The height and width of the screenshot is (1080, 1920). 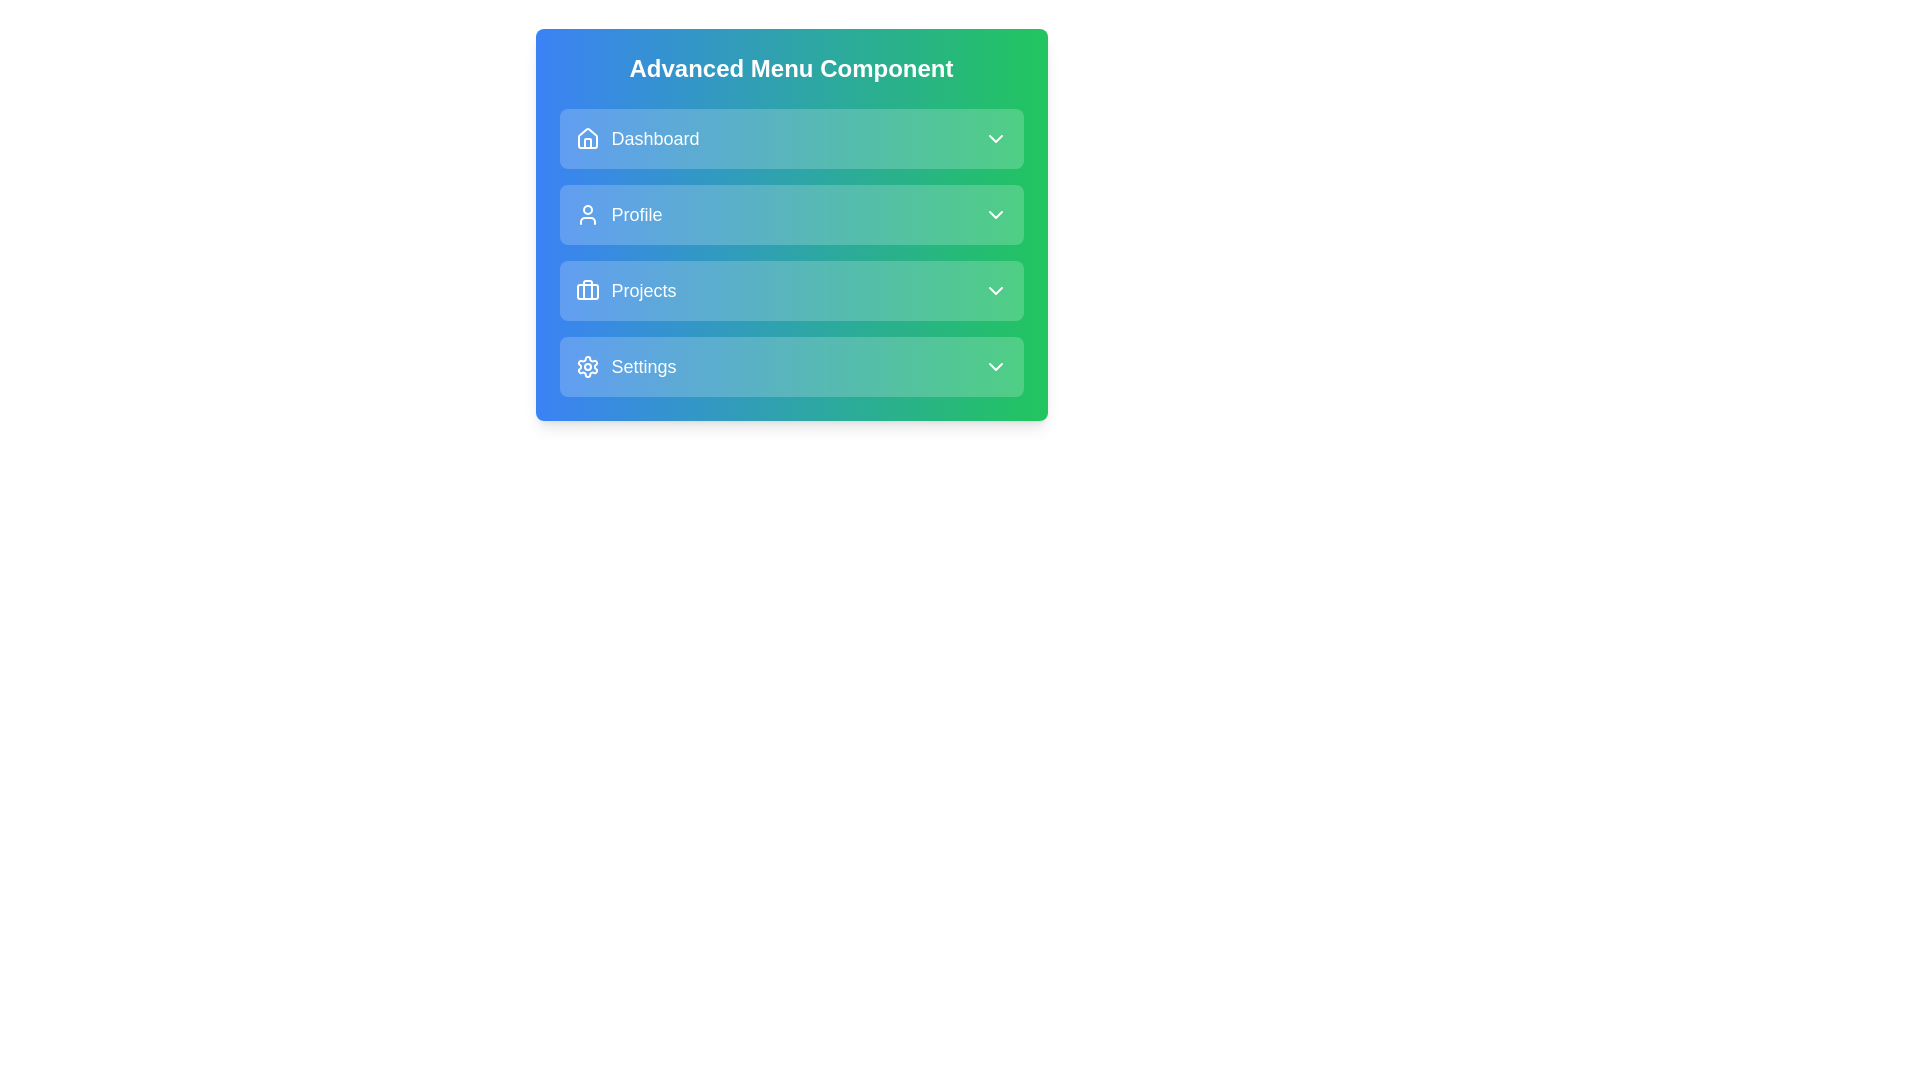 What do you see at coordinates (586, 290) in the screenshot?
I see `the 'Projects' icon located to the left of the 'Projects' label in the navigation menu` at bounding box center [586, 290].